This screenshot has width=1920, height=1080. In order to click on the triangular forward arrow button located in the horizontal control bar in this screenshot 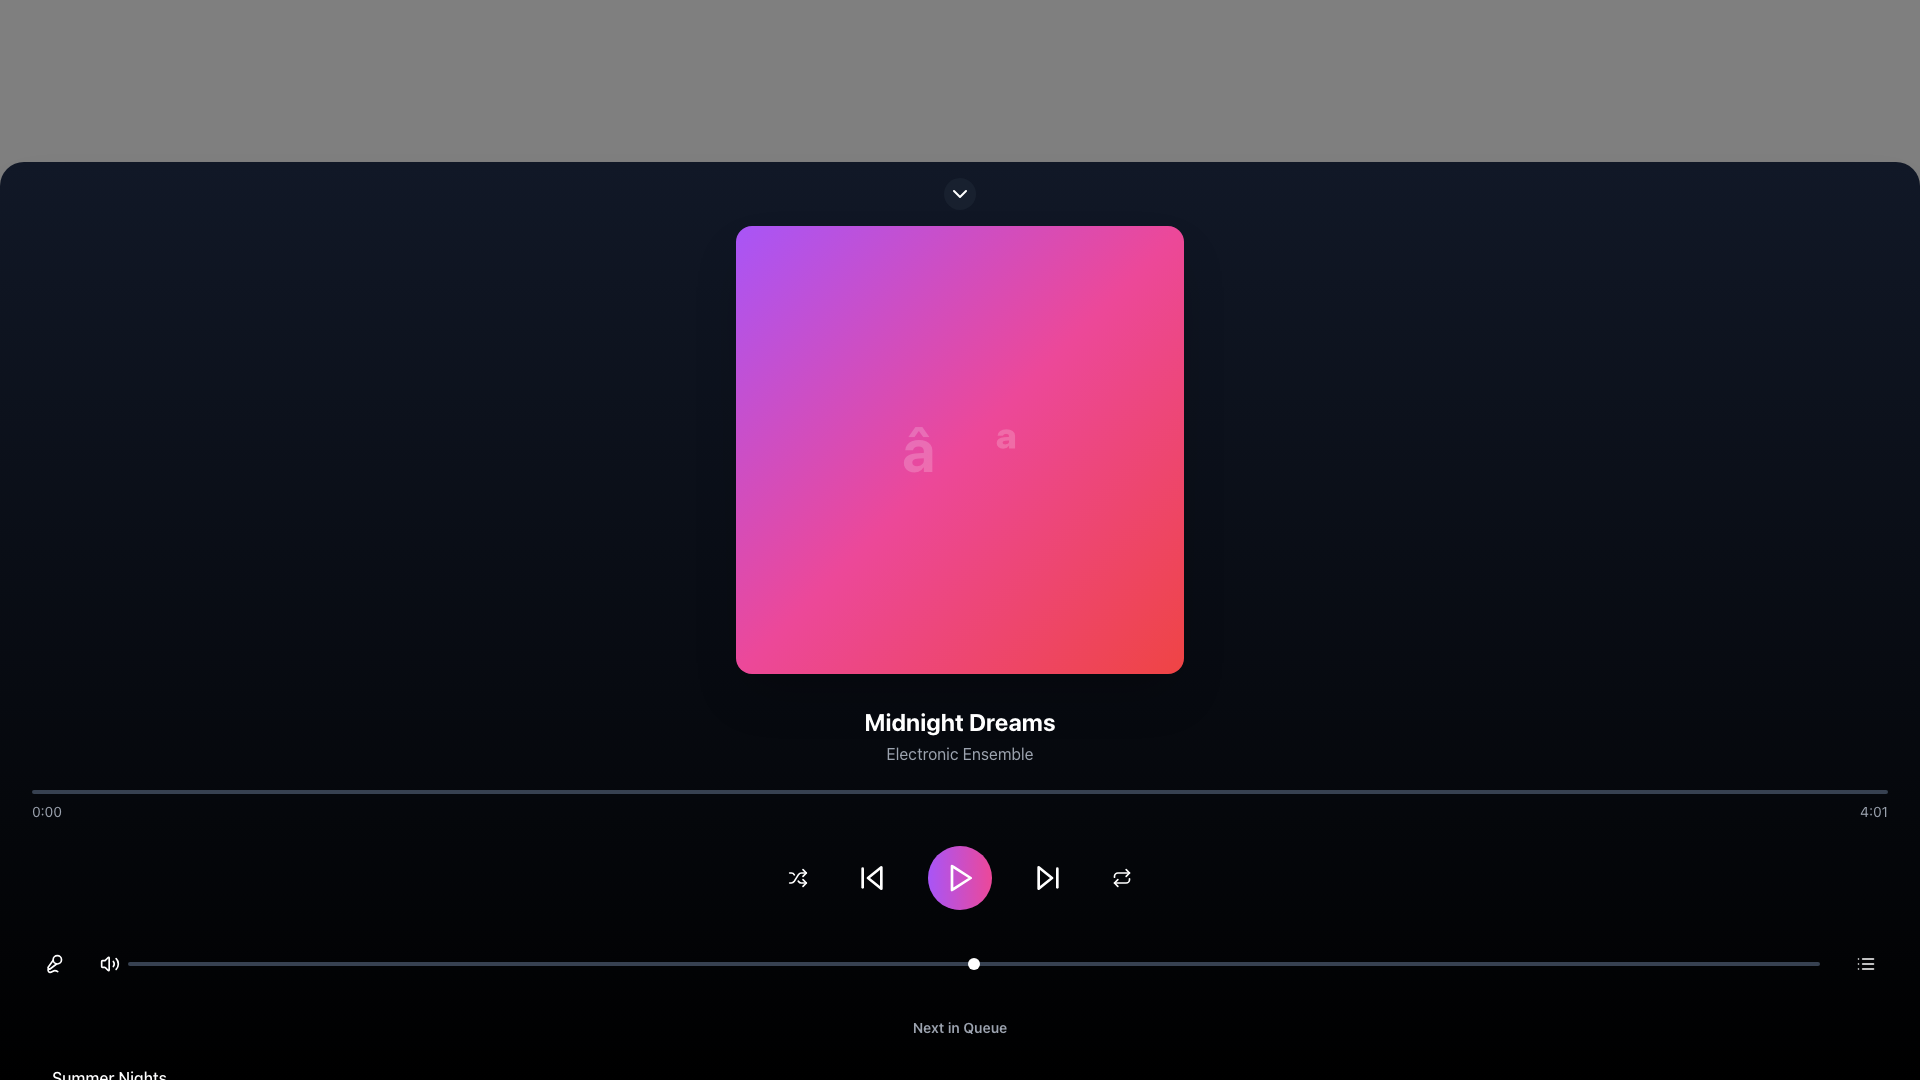, I will do `click(1044, 877)`.